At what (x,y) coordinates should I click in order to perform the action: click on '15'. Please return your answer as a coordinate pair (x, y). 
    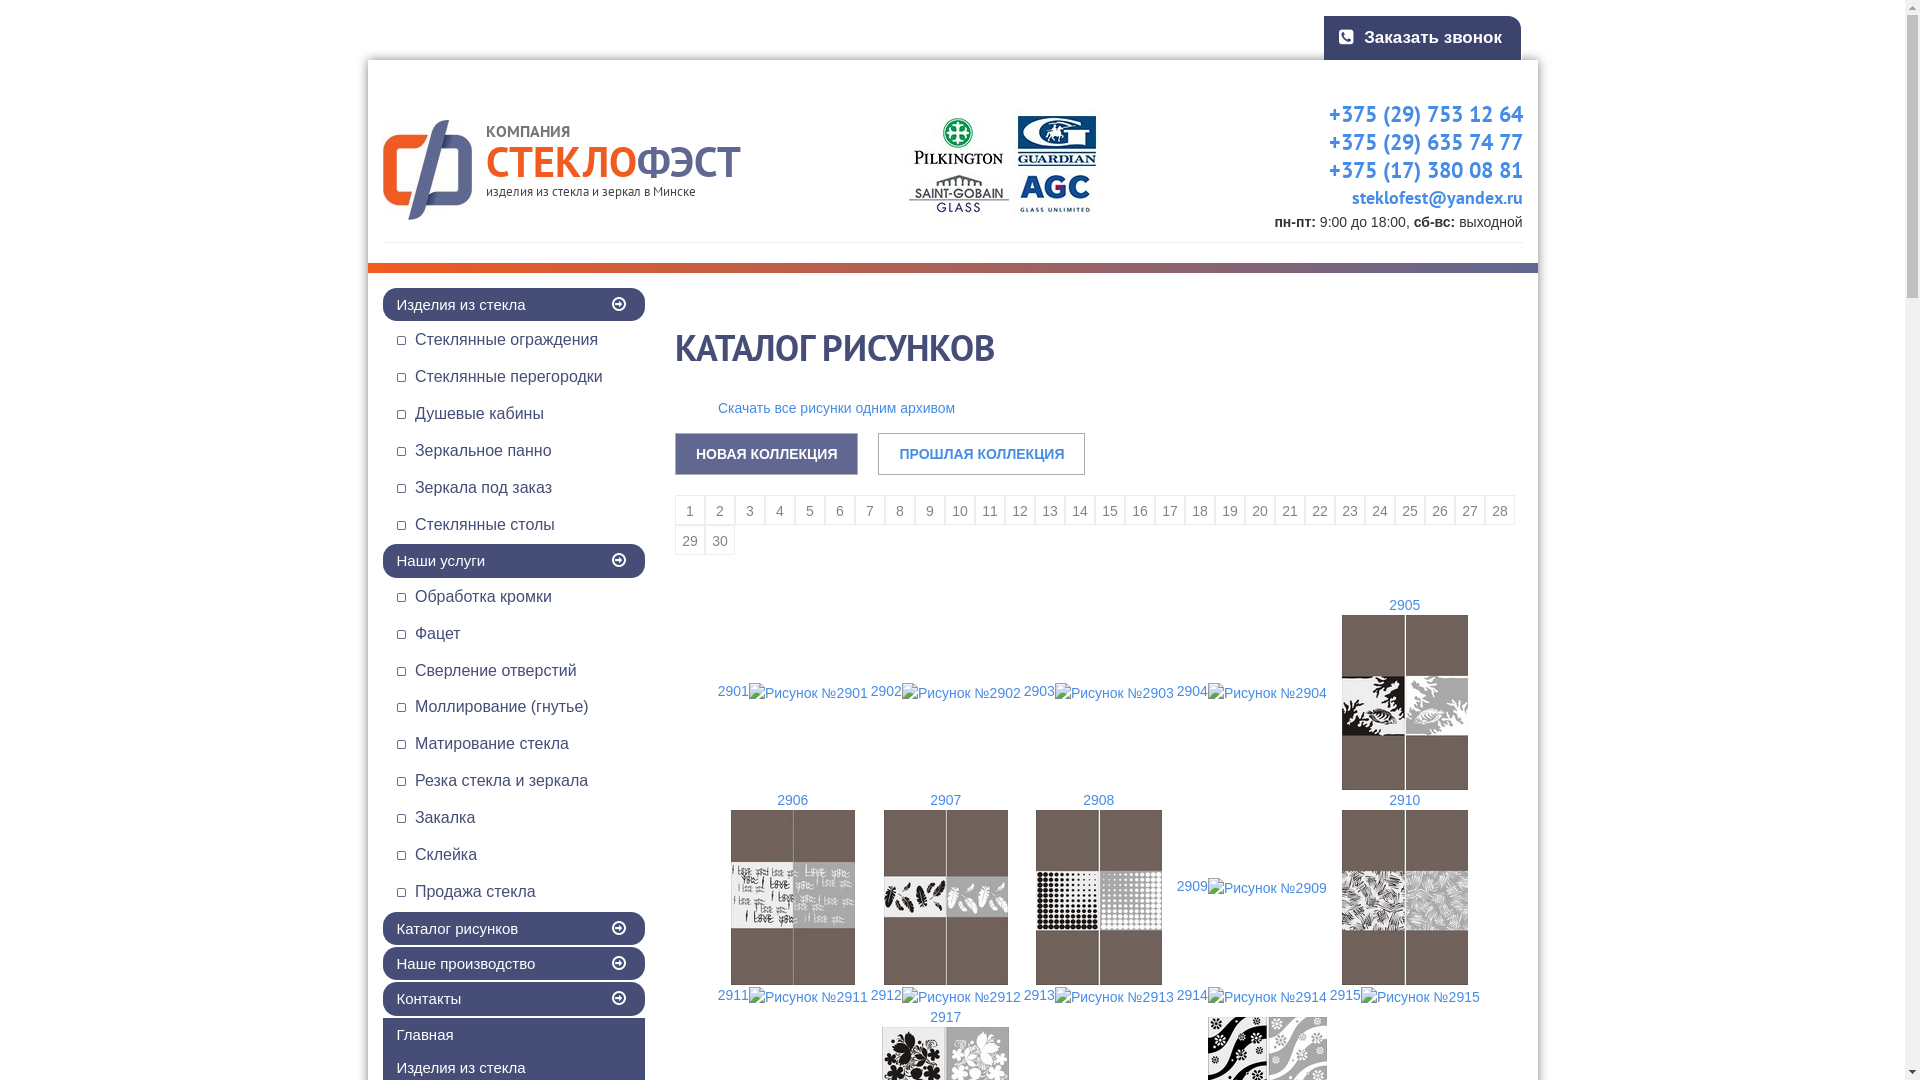
    Looking at the image, I should click on (1108, 508).